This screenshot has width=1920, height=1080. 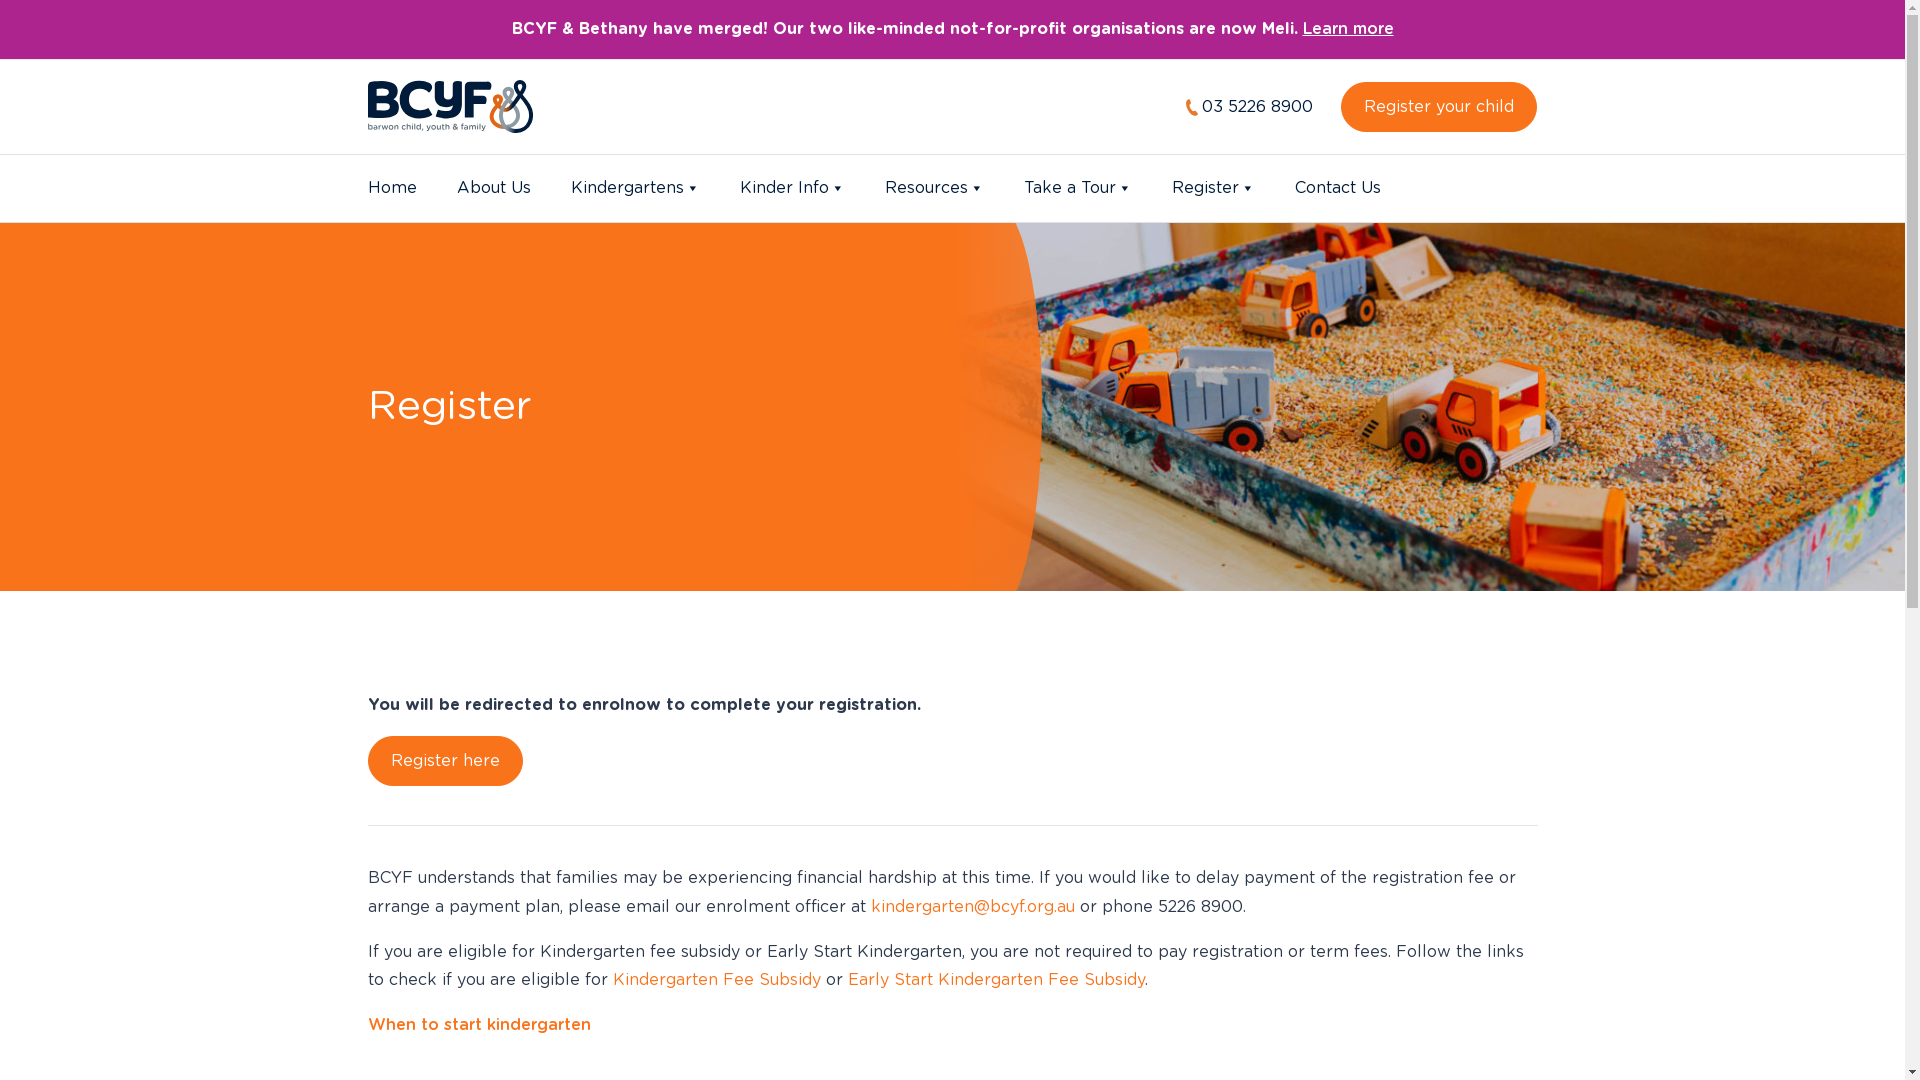 What do you see at coordinates (1438, 107) in the screenshot?
I see `'Register your child'` at bounding box center [1438, 107].